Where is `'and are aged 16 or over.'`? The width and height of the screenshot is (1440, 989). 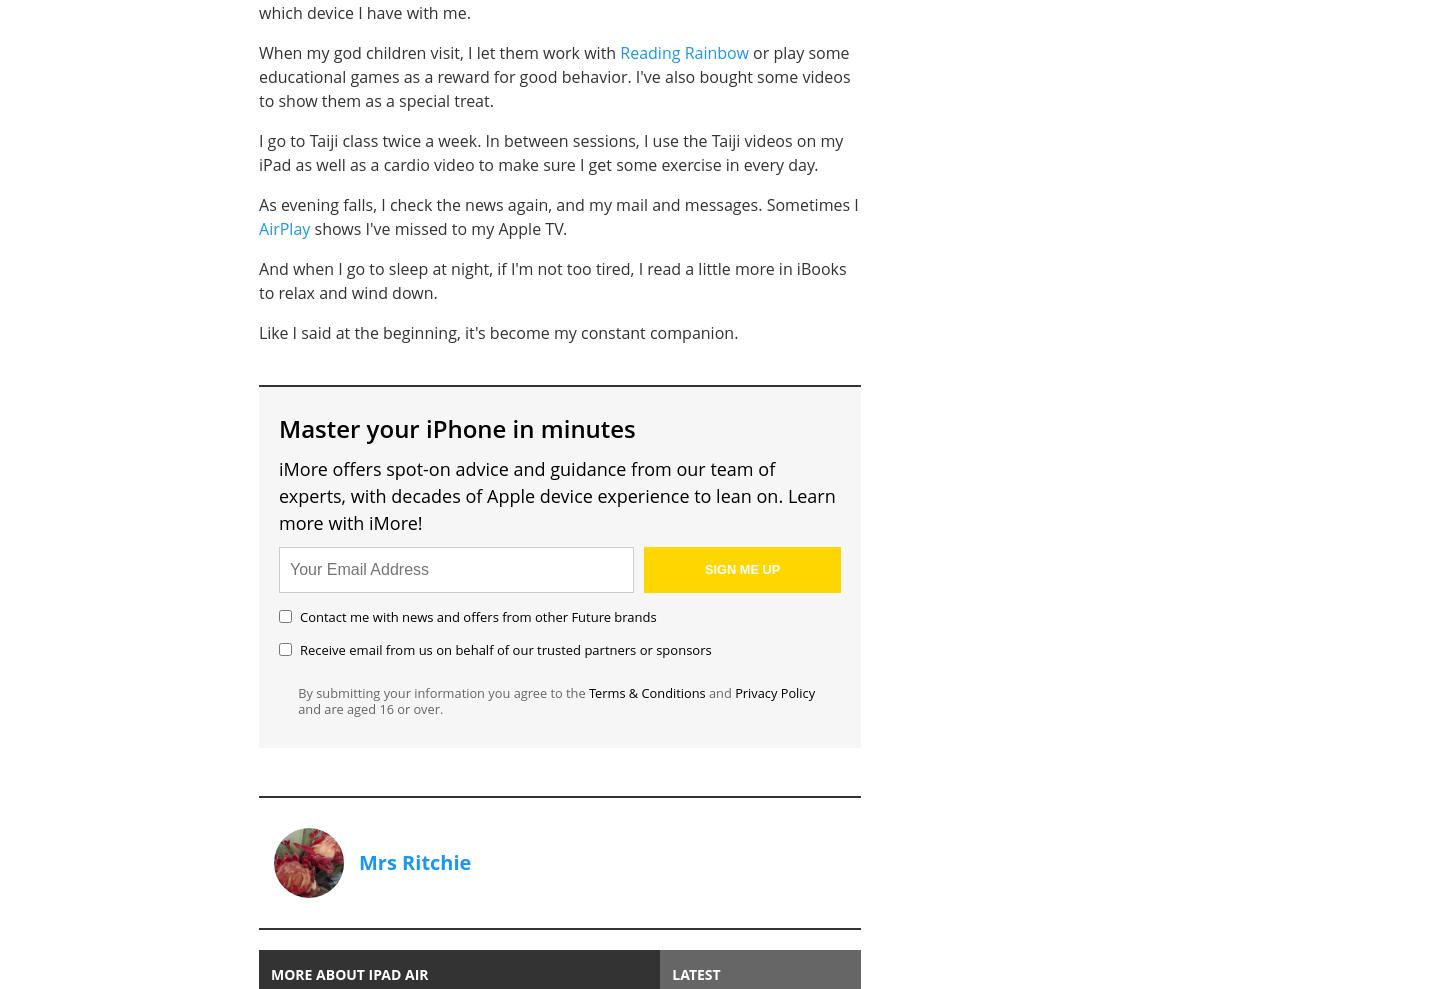
'and are aged 16 or over.' is located at coordinates (369, 708).